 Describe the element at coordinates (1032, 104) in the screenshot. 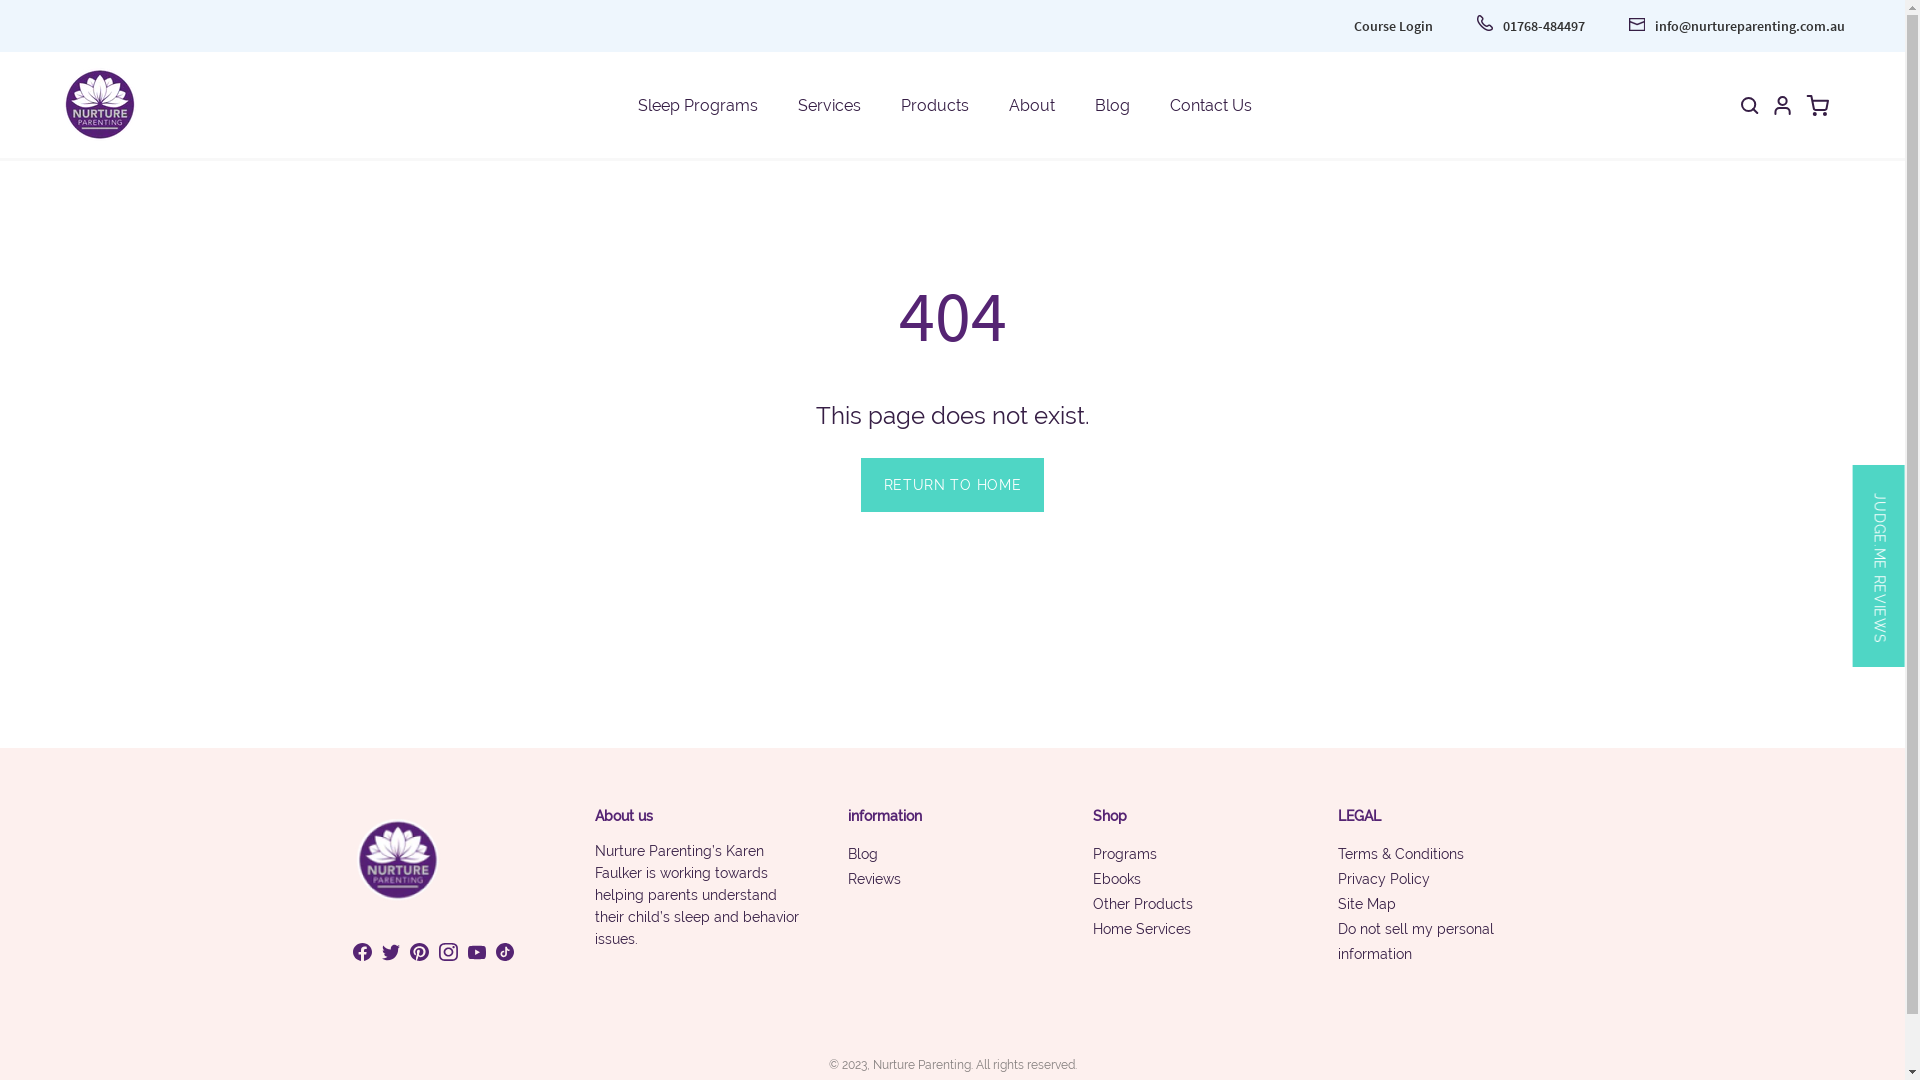

I see `'About'` at that location.